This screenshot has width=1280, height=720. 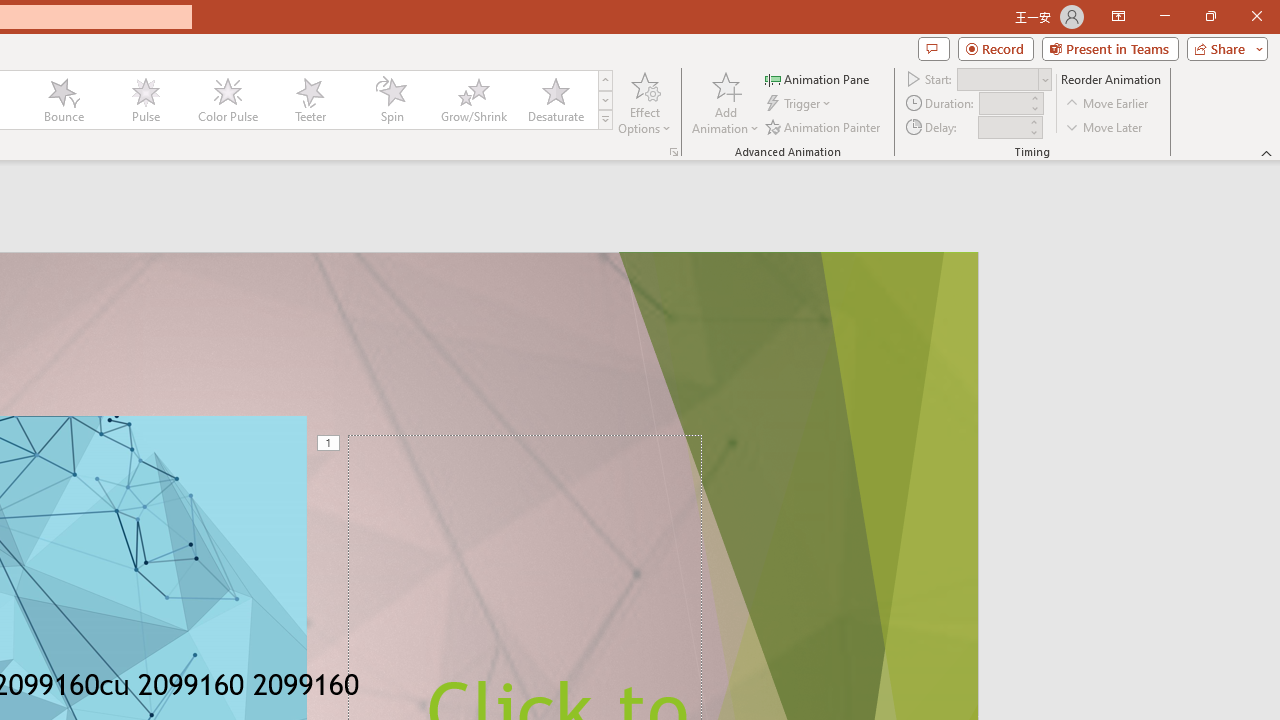 I want to click on 'More', so click(x=1033, y=121).